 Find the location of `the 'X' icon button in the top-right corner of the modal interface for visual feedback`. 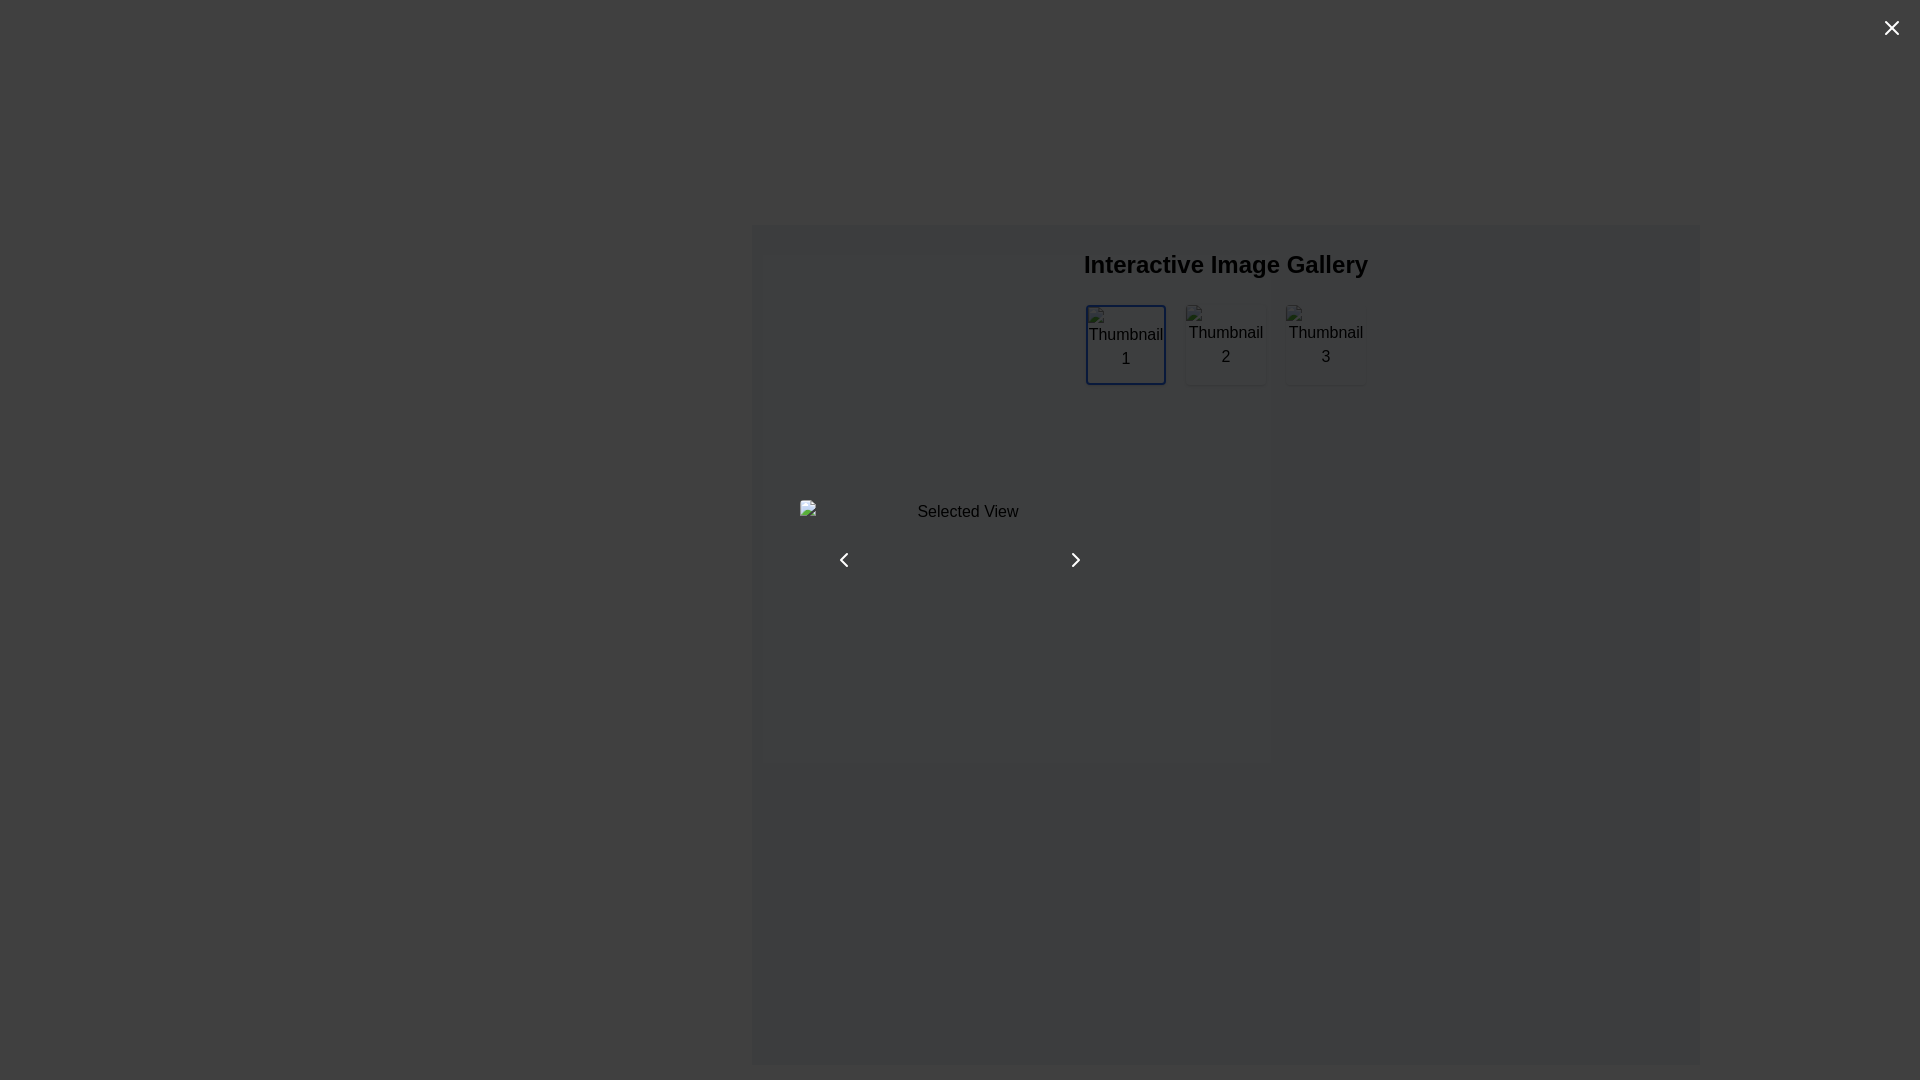

the 'X' icon button in the top-right corner of the modal interface for visual feedback is located at coordinates (1890, 27).